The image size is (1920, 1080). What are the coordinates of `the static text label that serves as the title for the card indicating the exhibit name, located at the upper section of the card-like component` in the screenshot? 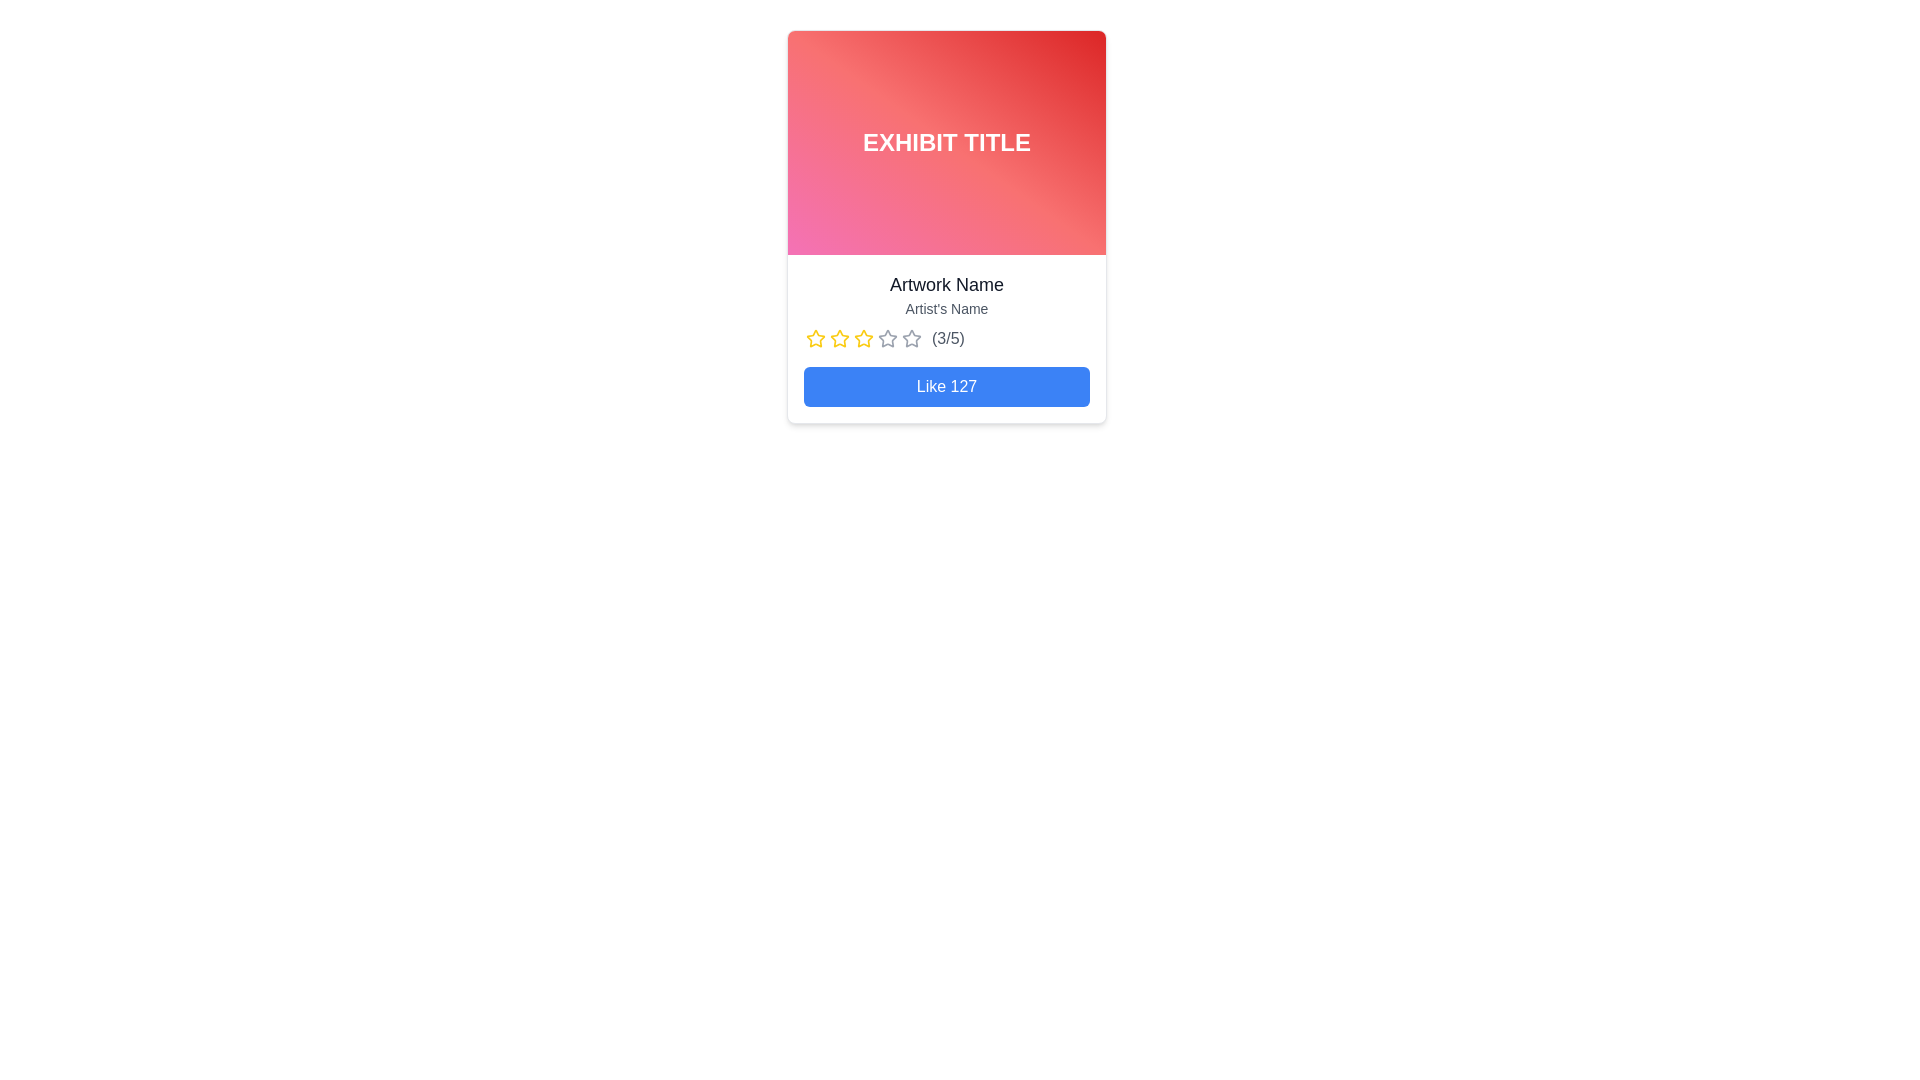 It's located at (945, 141).